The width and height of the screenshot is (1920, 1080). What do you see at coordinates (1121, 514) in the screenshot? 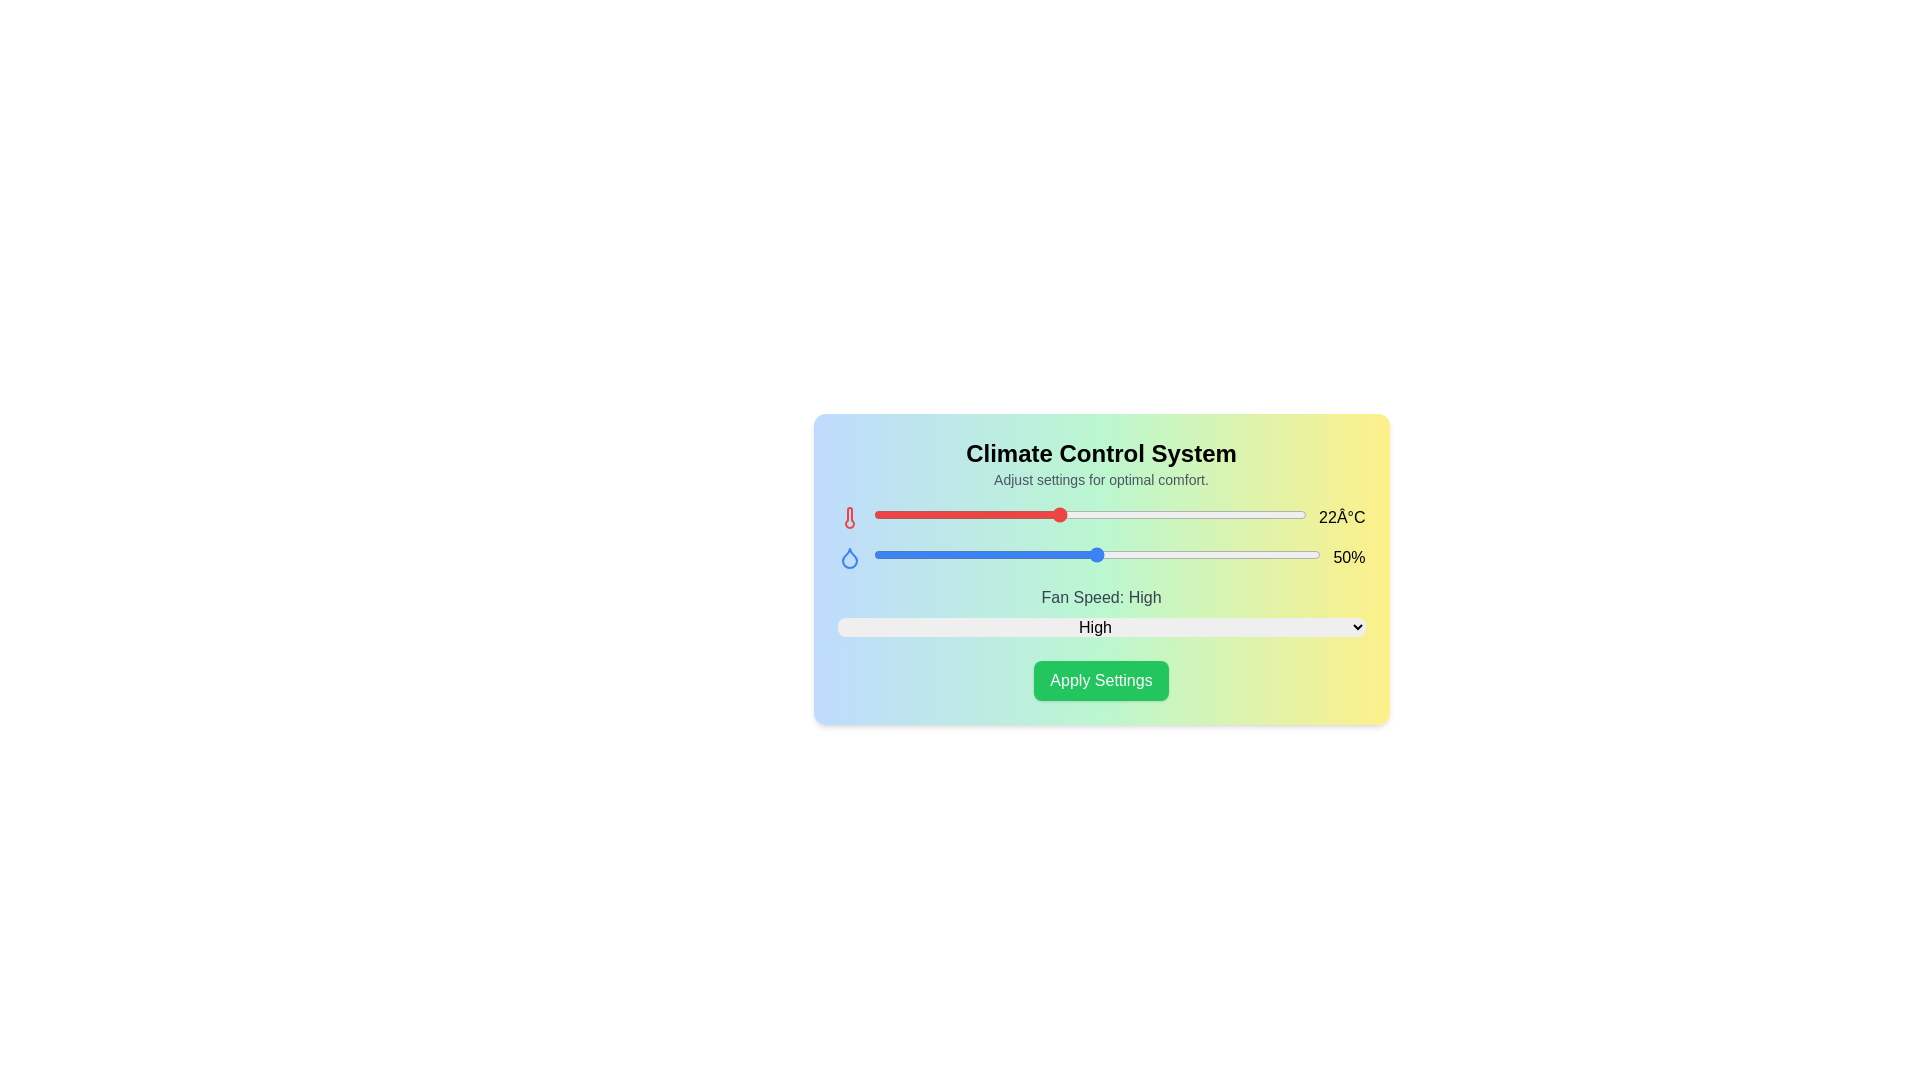
I see `the temperature slider to 24°C` at bounding box center [1121, 514].